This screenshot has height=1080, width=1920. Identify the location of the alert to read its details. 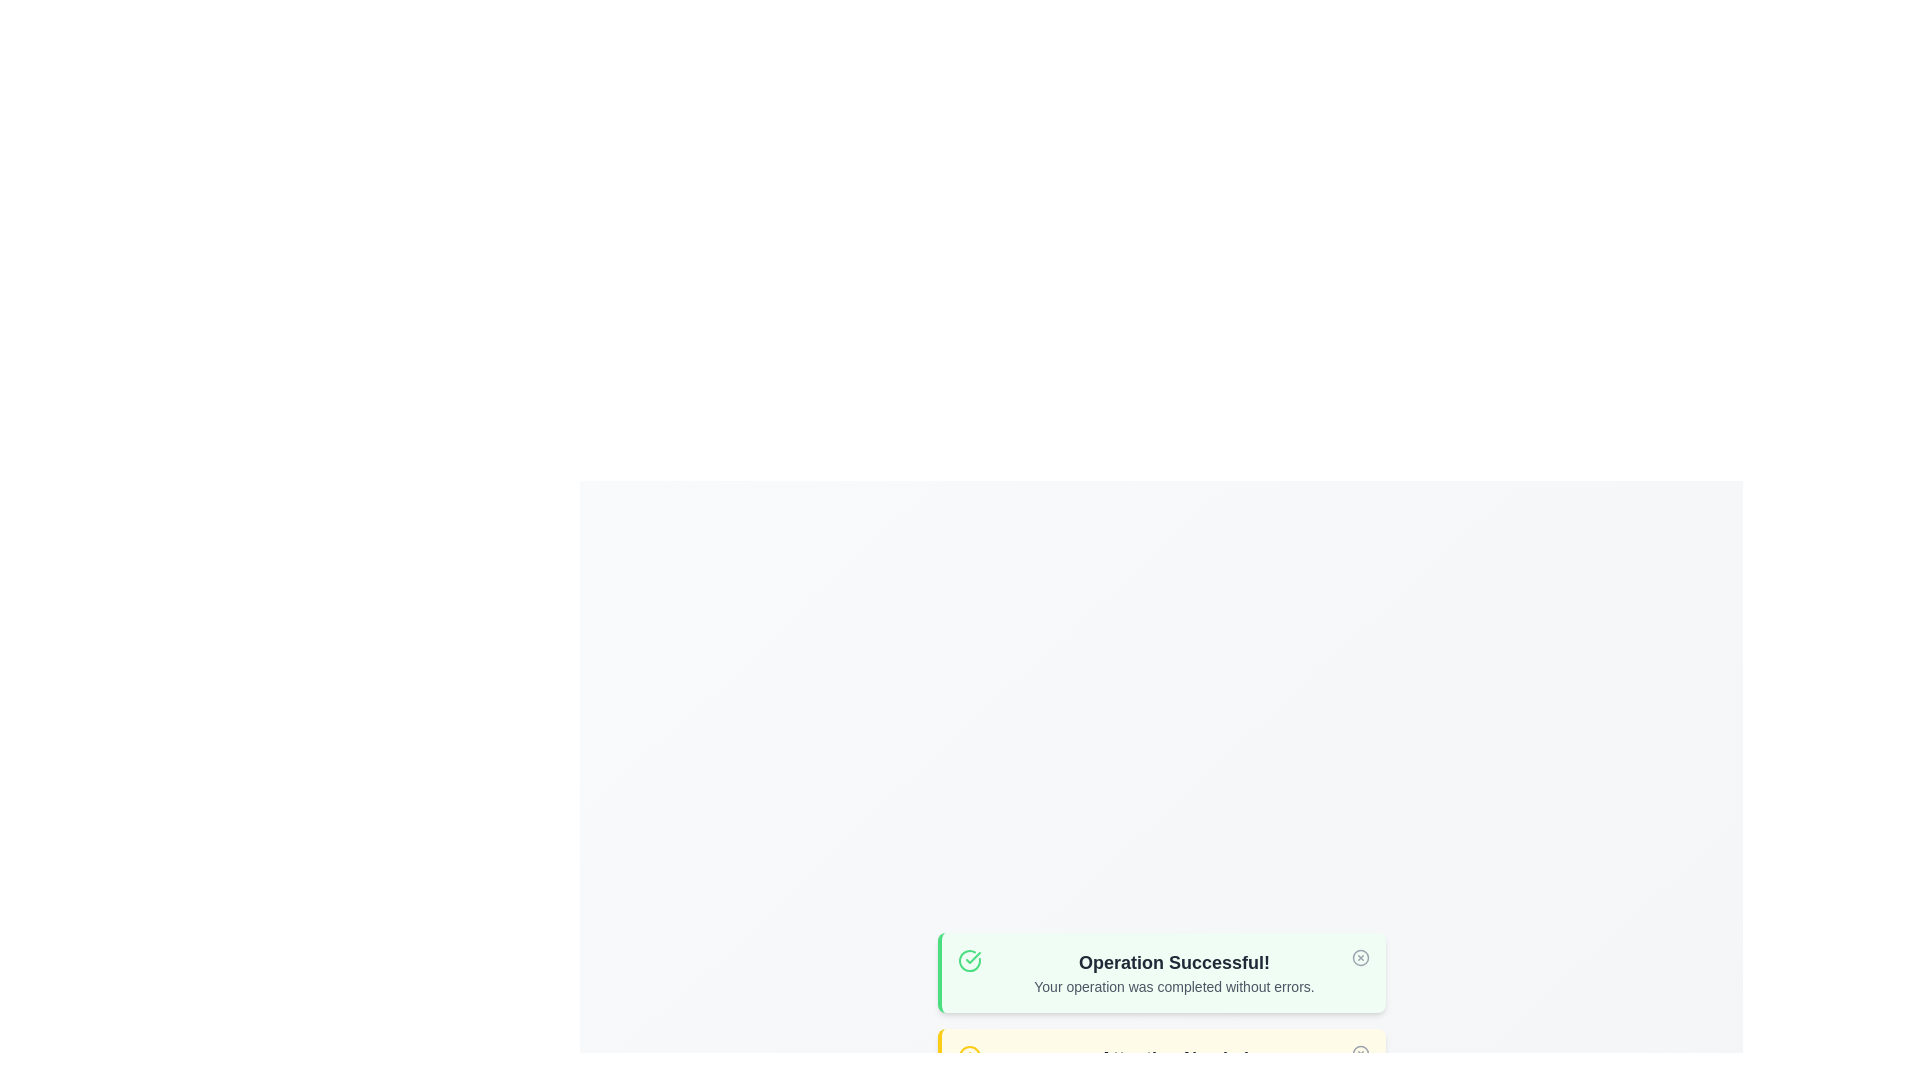
(1161, 971).